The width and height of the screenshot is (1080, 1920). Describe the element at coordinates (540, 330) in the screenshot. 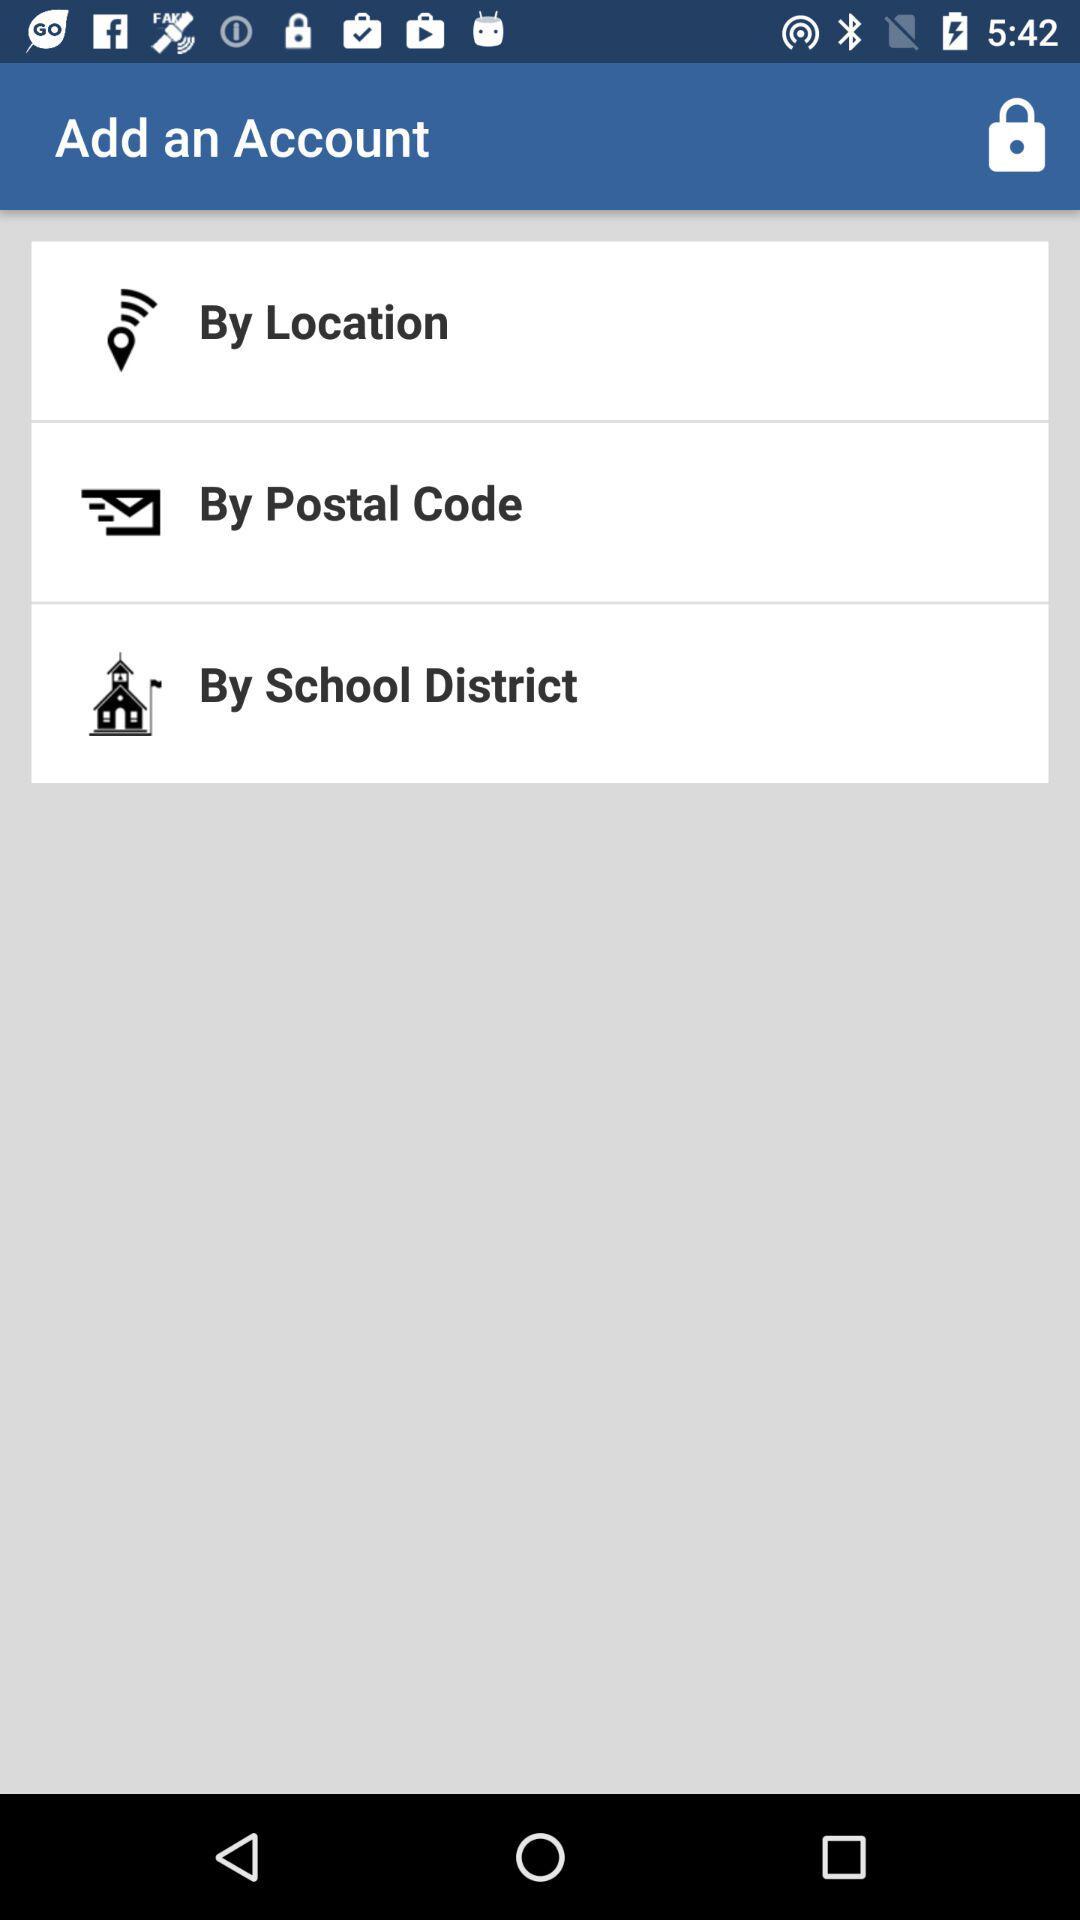

I see `item above    by postal code icon` at that location.